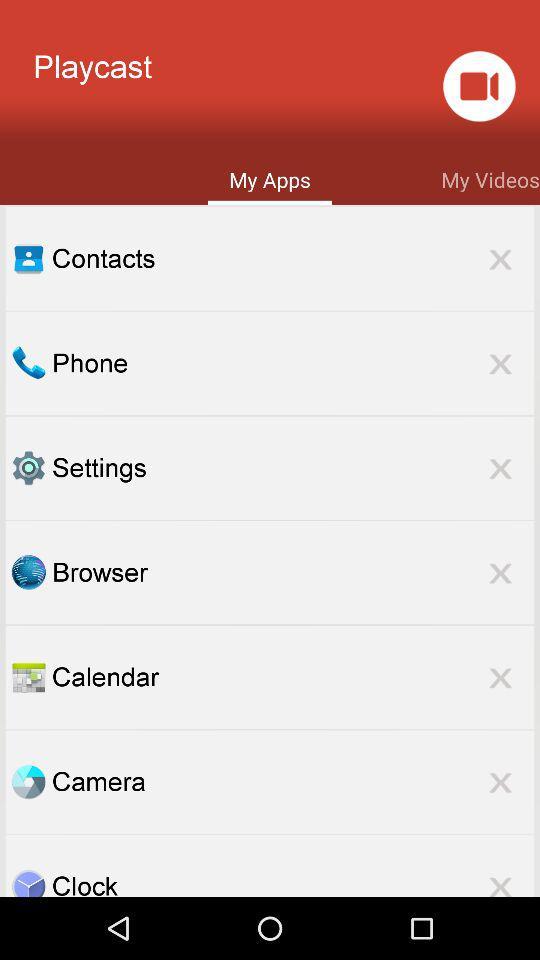  I want to click on calendar icon, so click(292, 677).